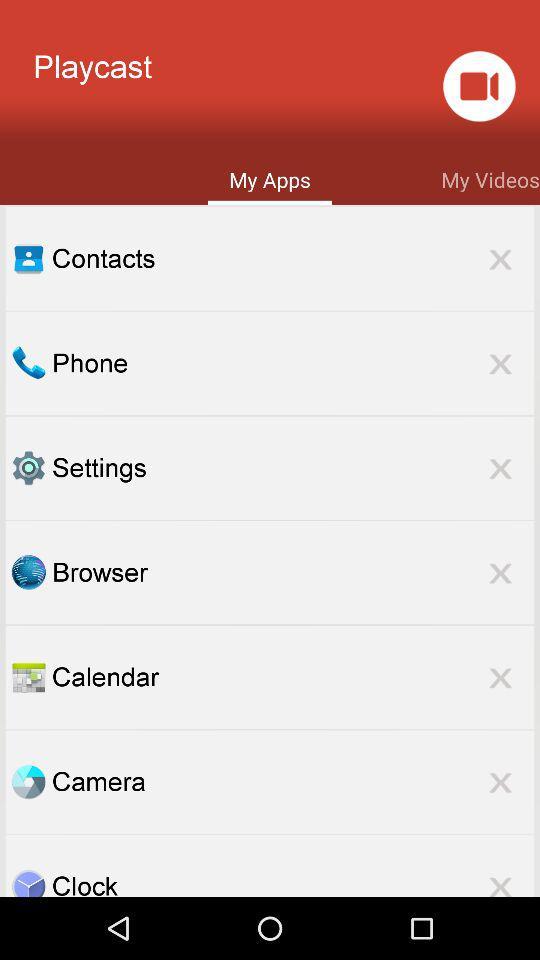  I want to click on calendar icon, so click(292, 677).